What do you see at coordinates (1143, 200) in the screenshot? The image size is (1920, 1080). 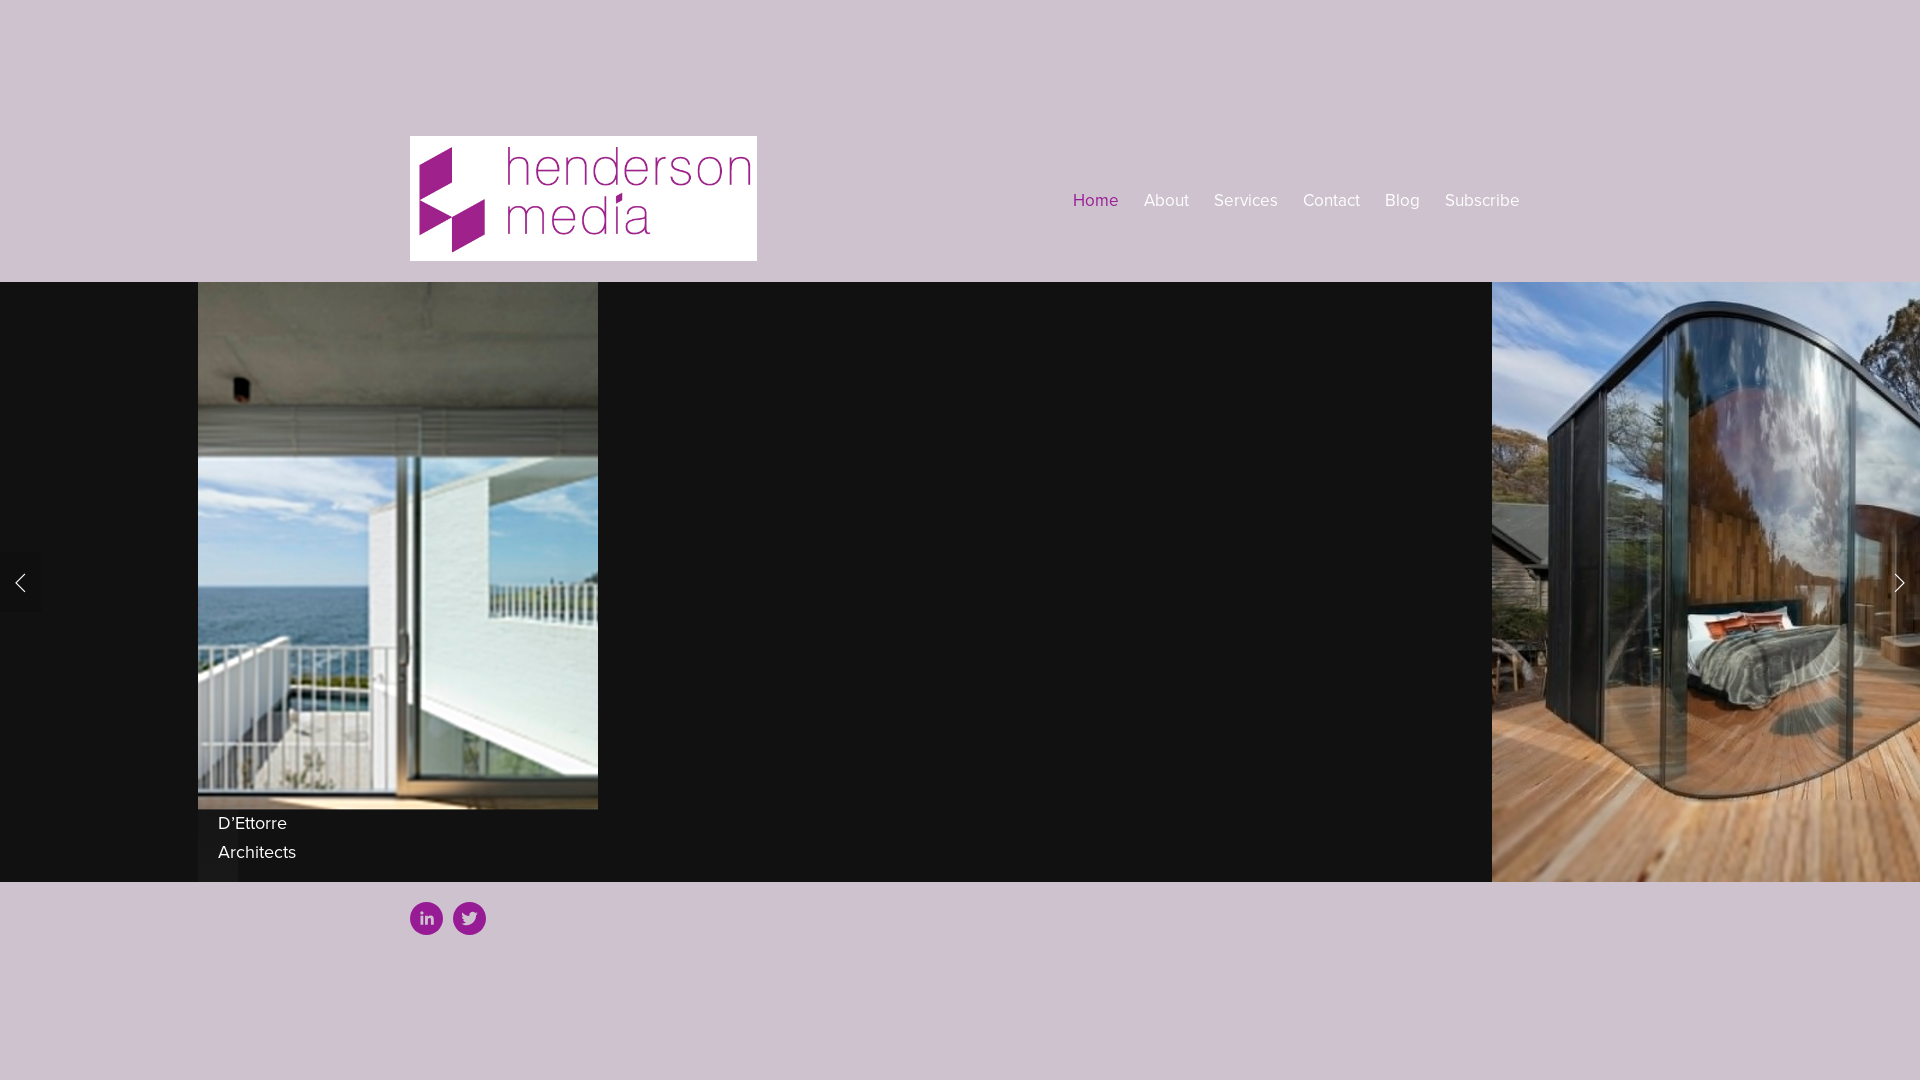 I see `'About'` at bounding box center [1143, 200].